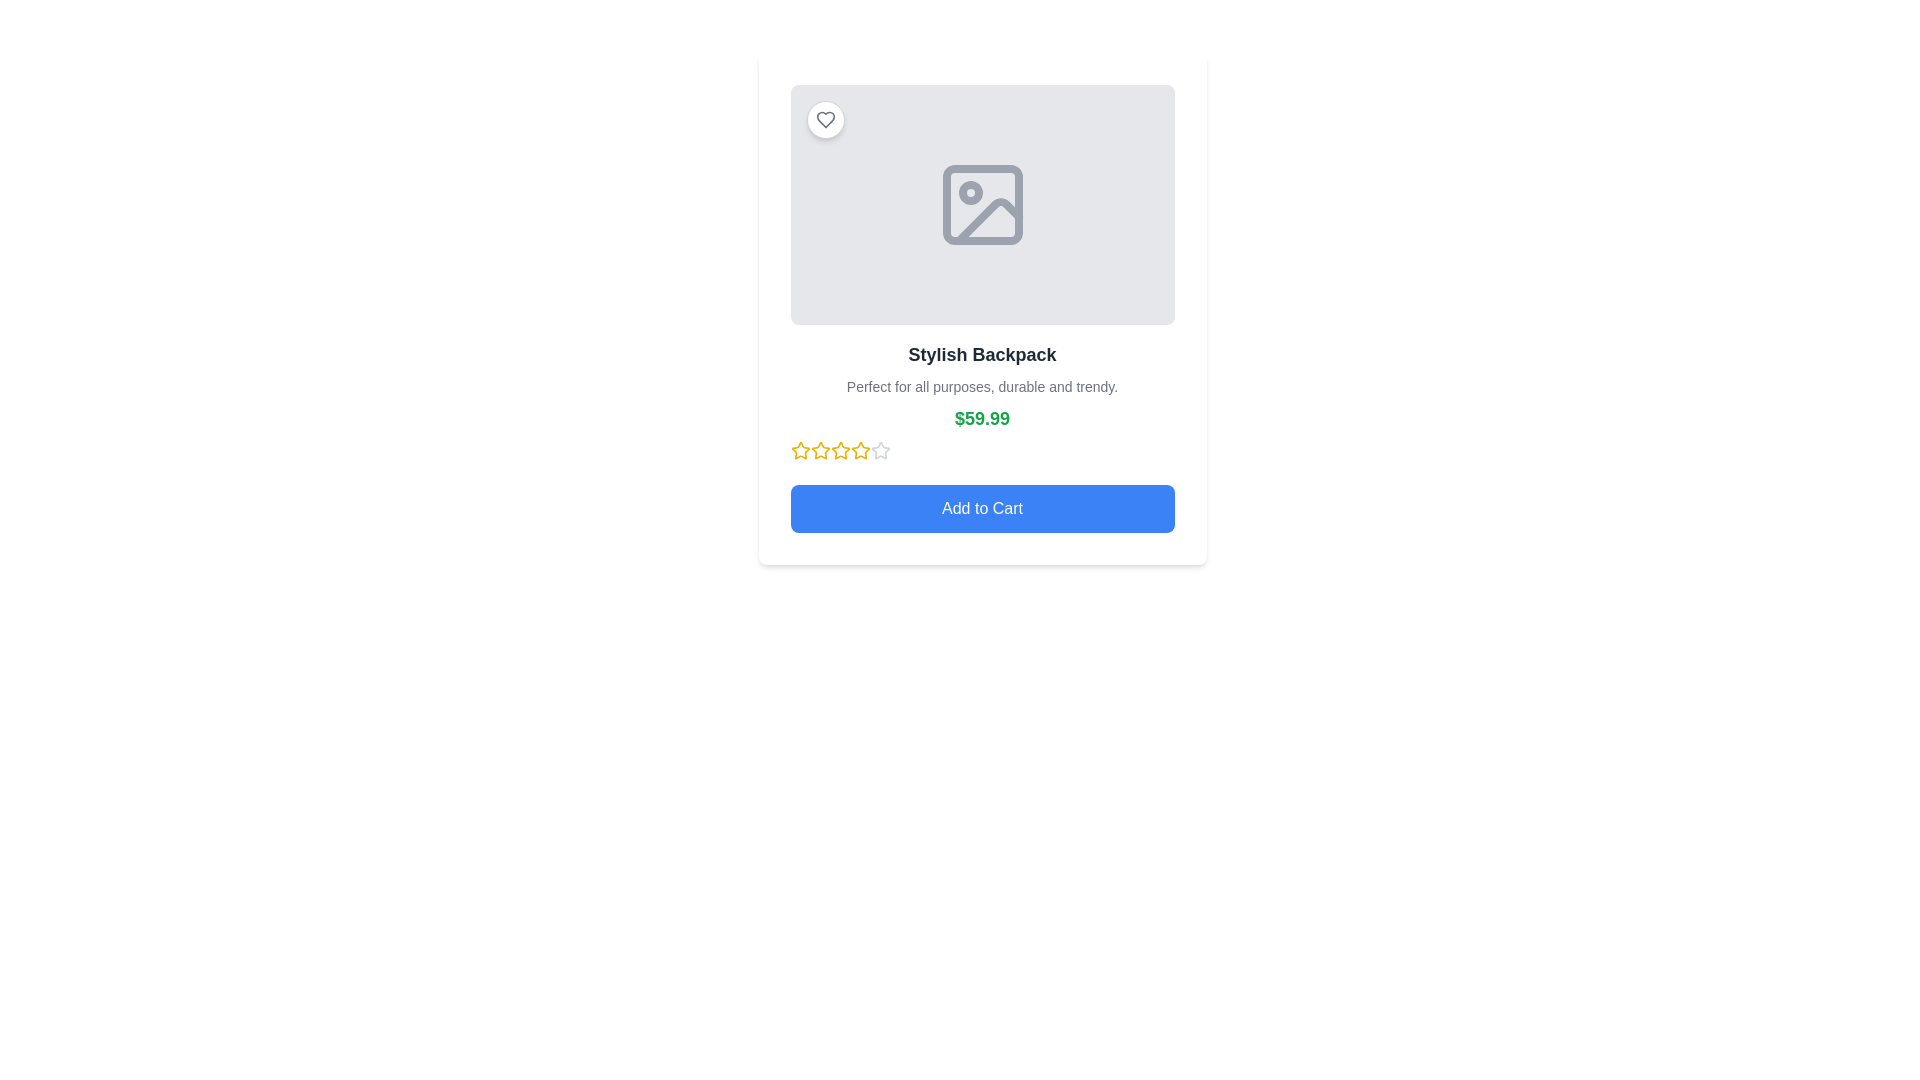 The image size is (1920, 1080). What do you see at coordinates (800, 450) in the screenshot?
I see `the second star icon used for rating to interact with the rating system` at bounding box center [800, 450].